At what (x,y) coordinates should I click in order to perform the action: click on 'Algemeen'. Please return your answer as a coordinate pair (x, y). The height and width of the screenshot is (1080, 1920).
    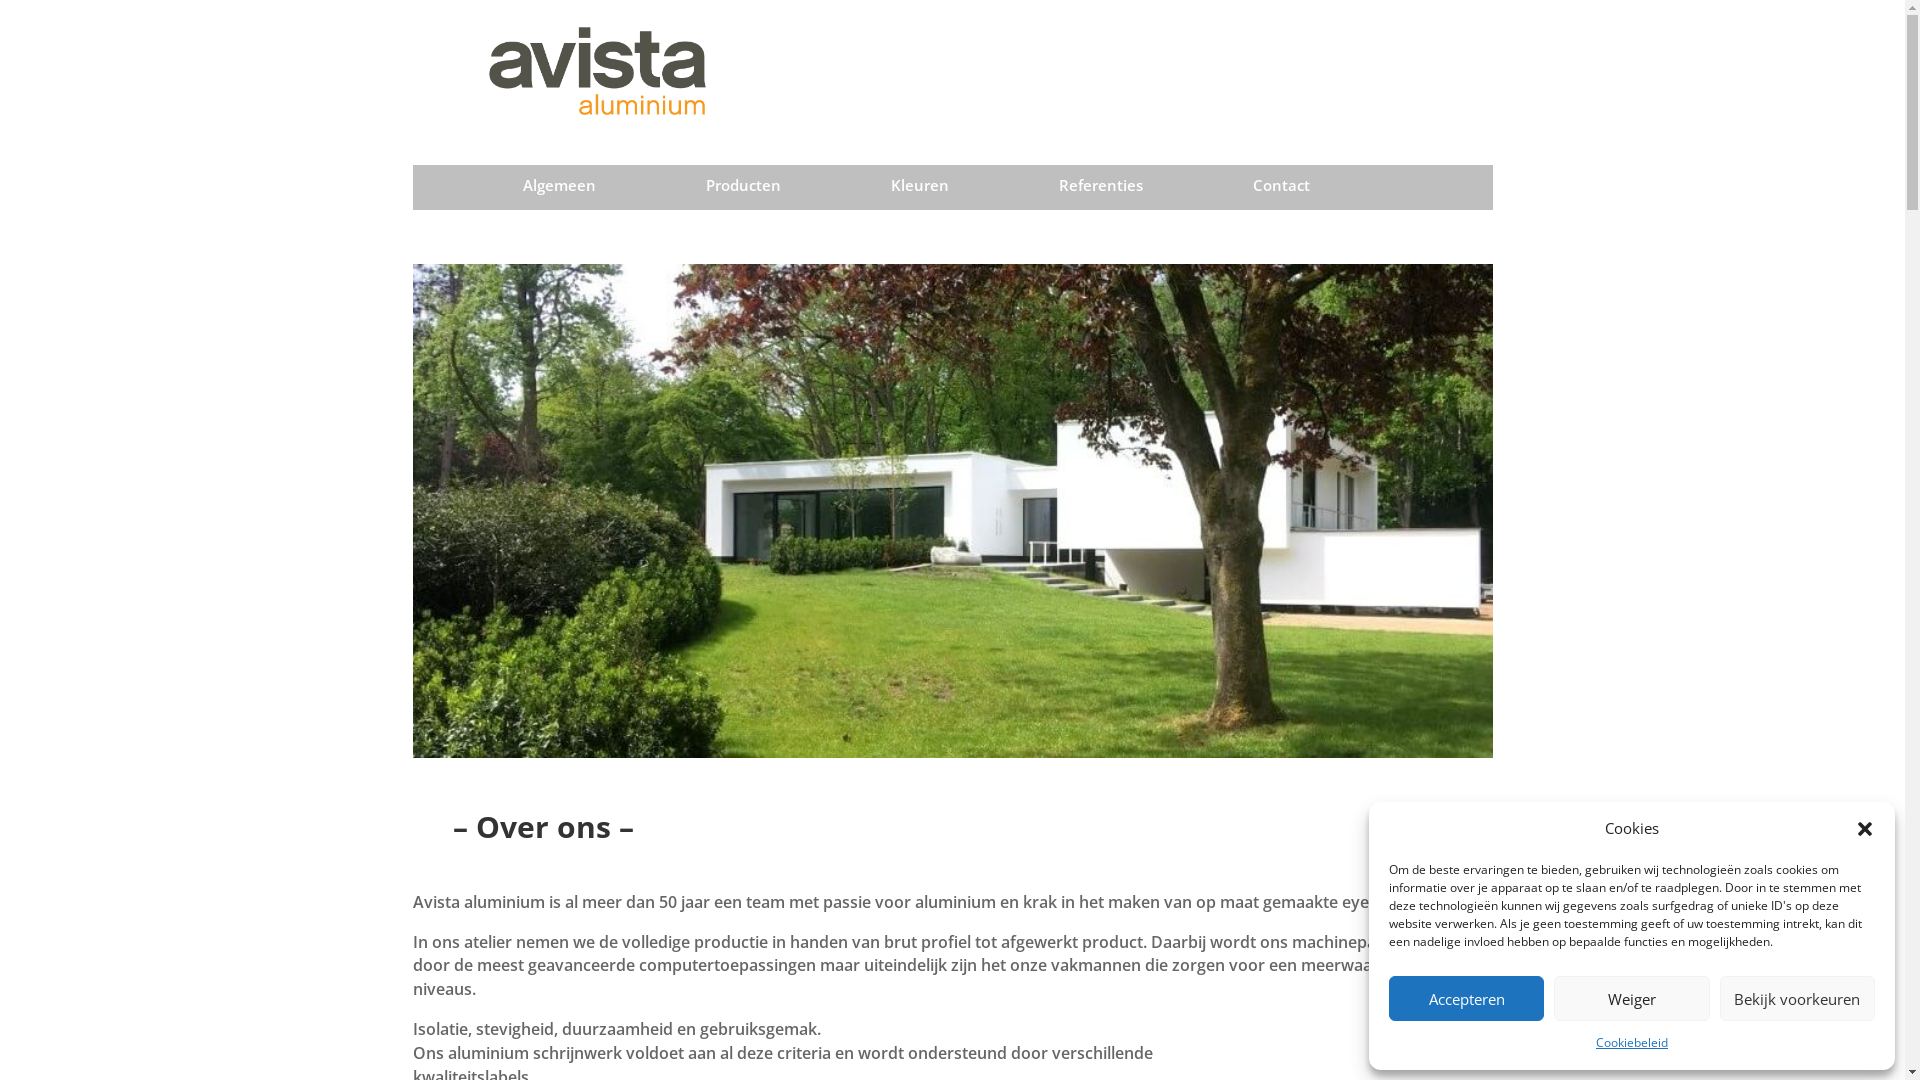
    Looking at the image, I should click on (559, 189).